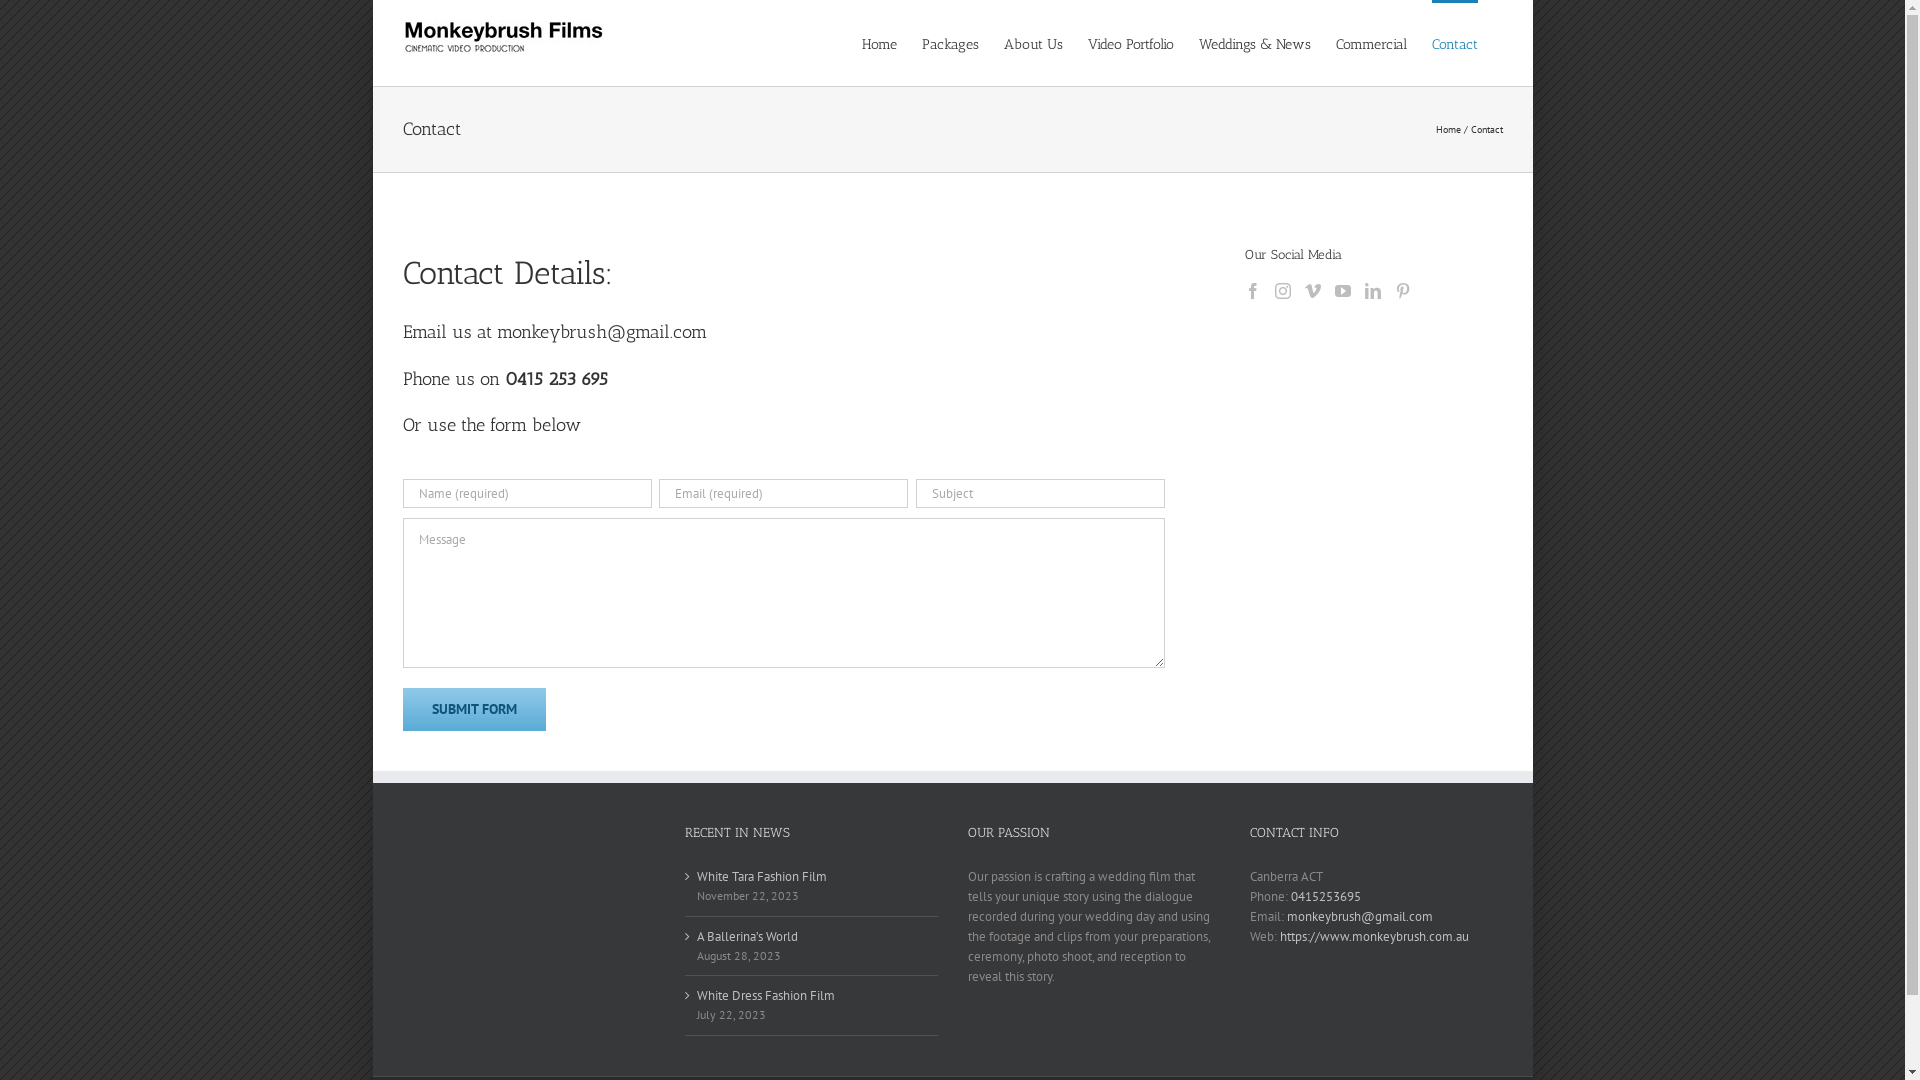  I want to click on 'Pinterest', so click(1401, 290).